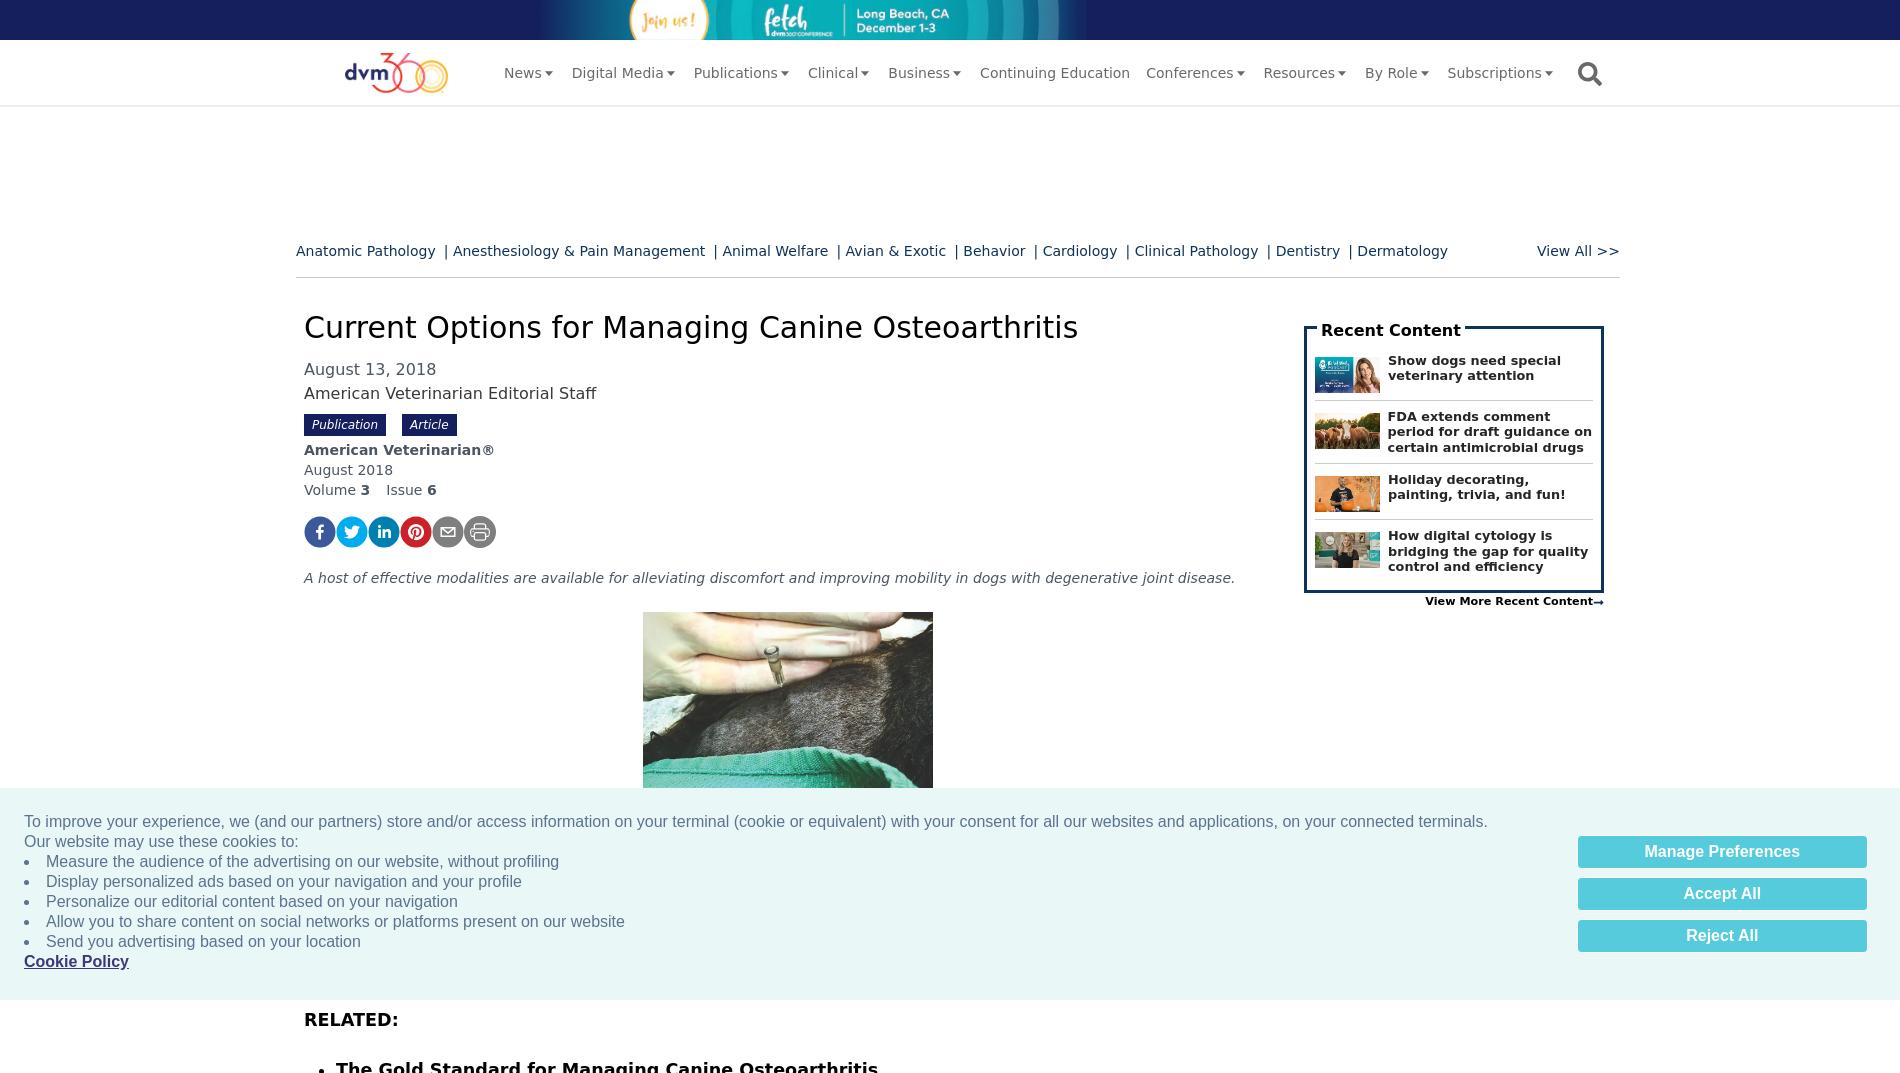 This screenshot has height=1073, width=1900. What do you see at coordinates (1041, 443) in the screenshot?
I see `'|    Toxicology'` at bounding box center [1041, 443].